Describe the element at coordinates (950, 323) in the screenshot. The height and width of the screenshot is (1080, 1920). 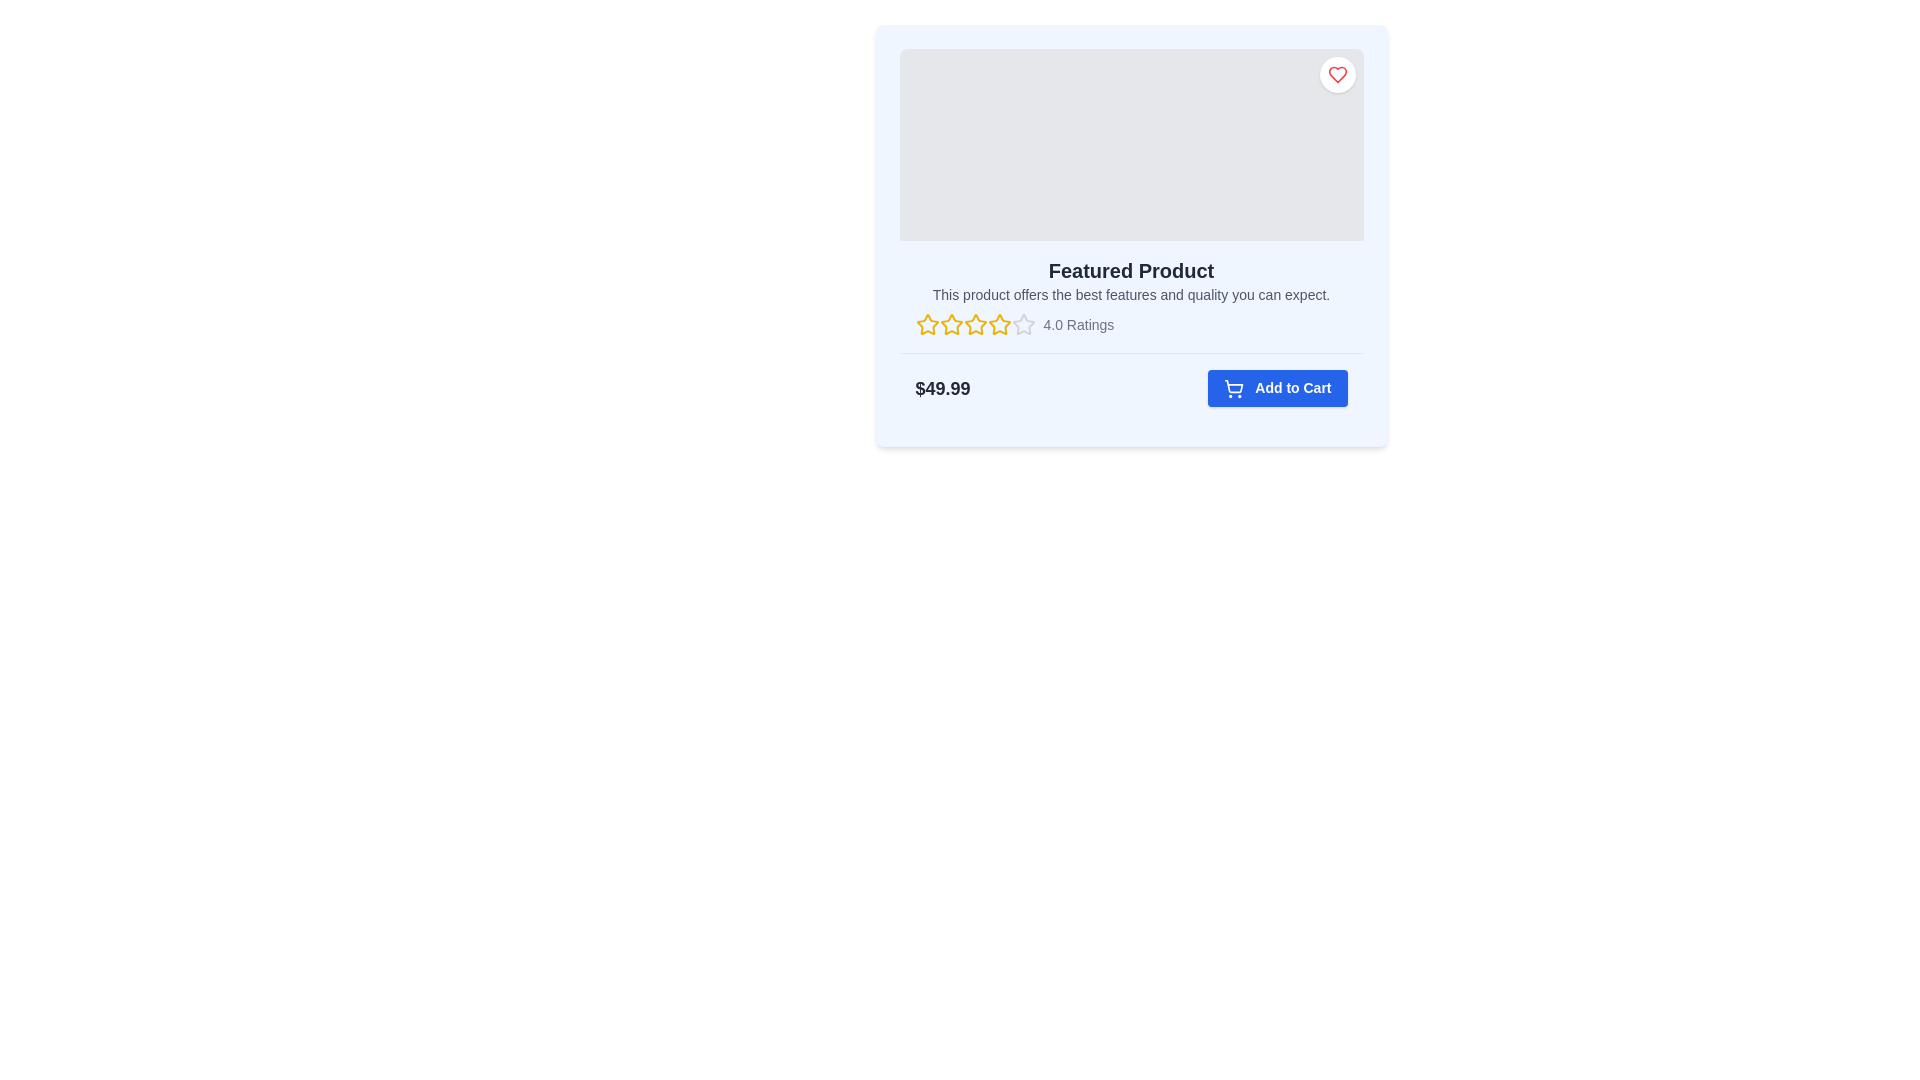
I see `the second Rating Star Icon, which visually indicates a rating of two out of five, located below the product description text and to the left of '4.0 Ratings'` at that location.